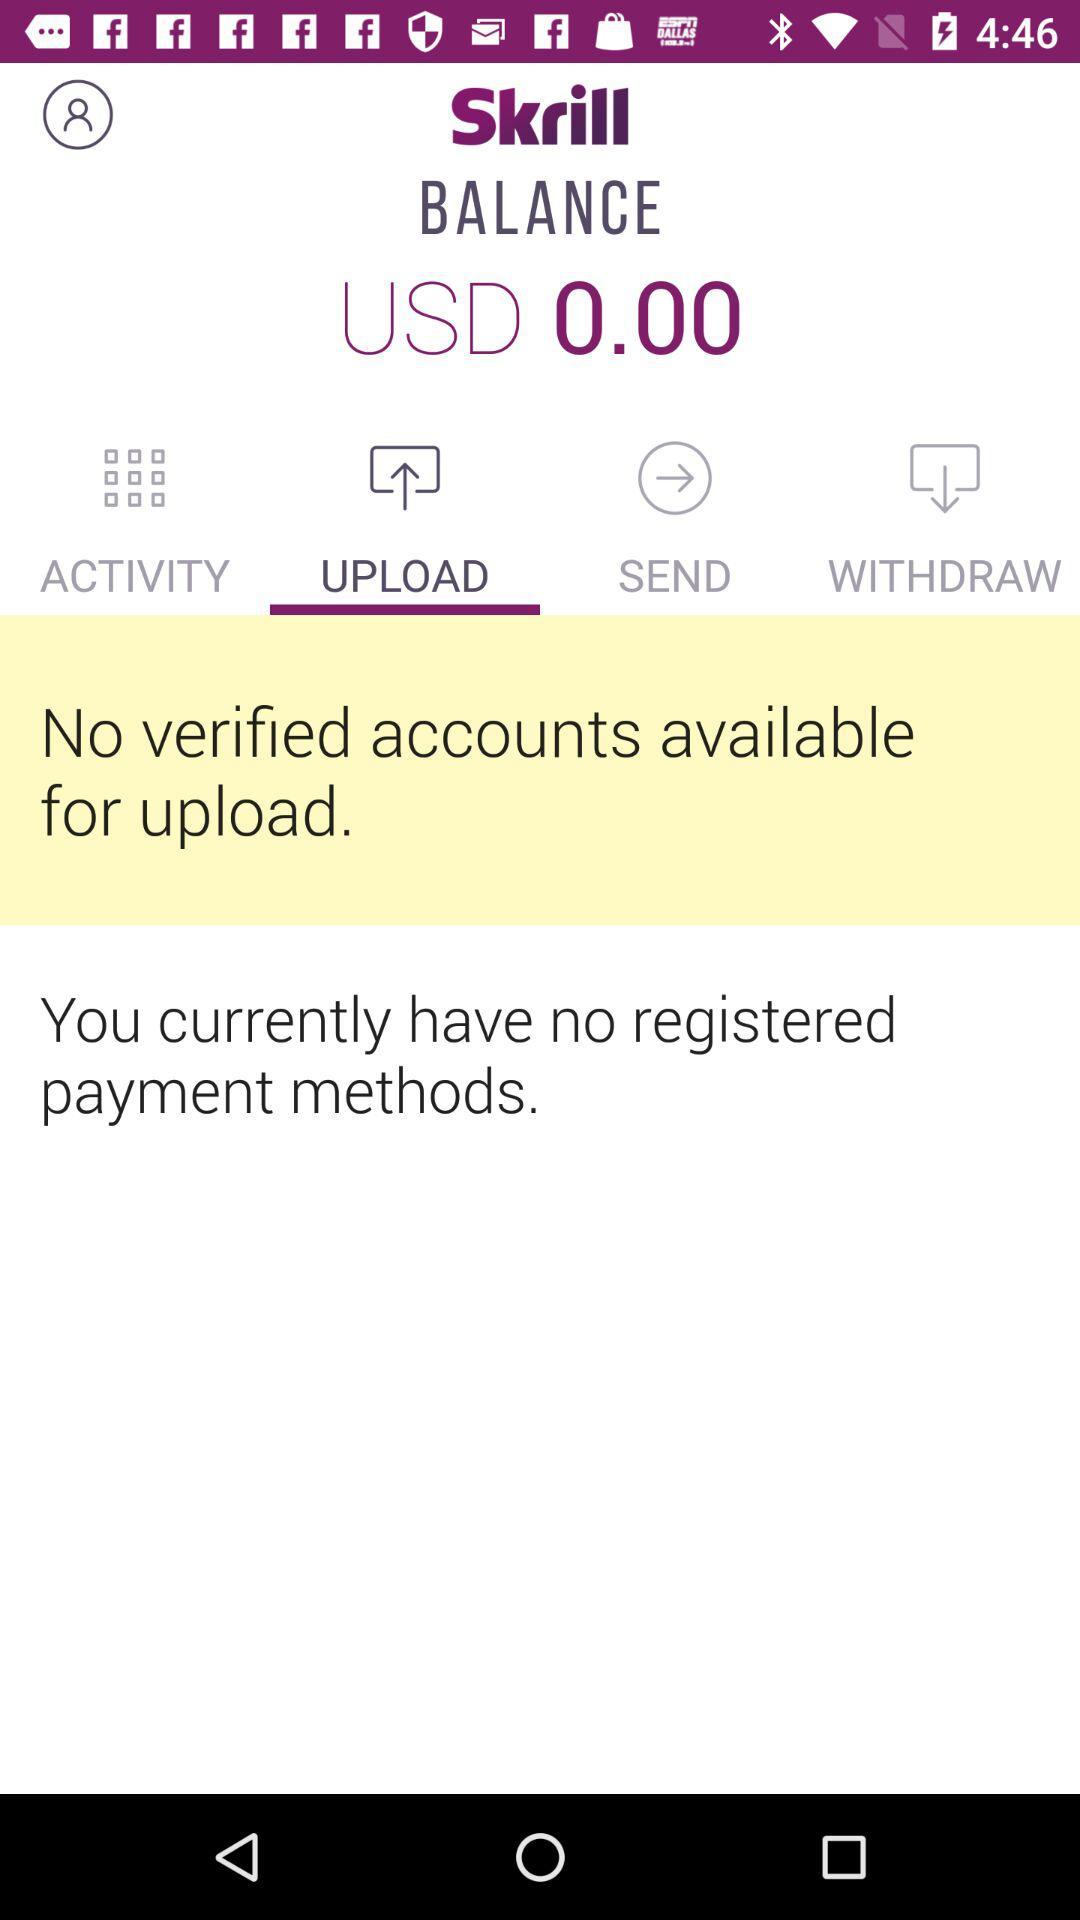 The image size is (1080, 1920). I want to click on the microphone icon, so click(675, 477).